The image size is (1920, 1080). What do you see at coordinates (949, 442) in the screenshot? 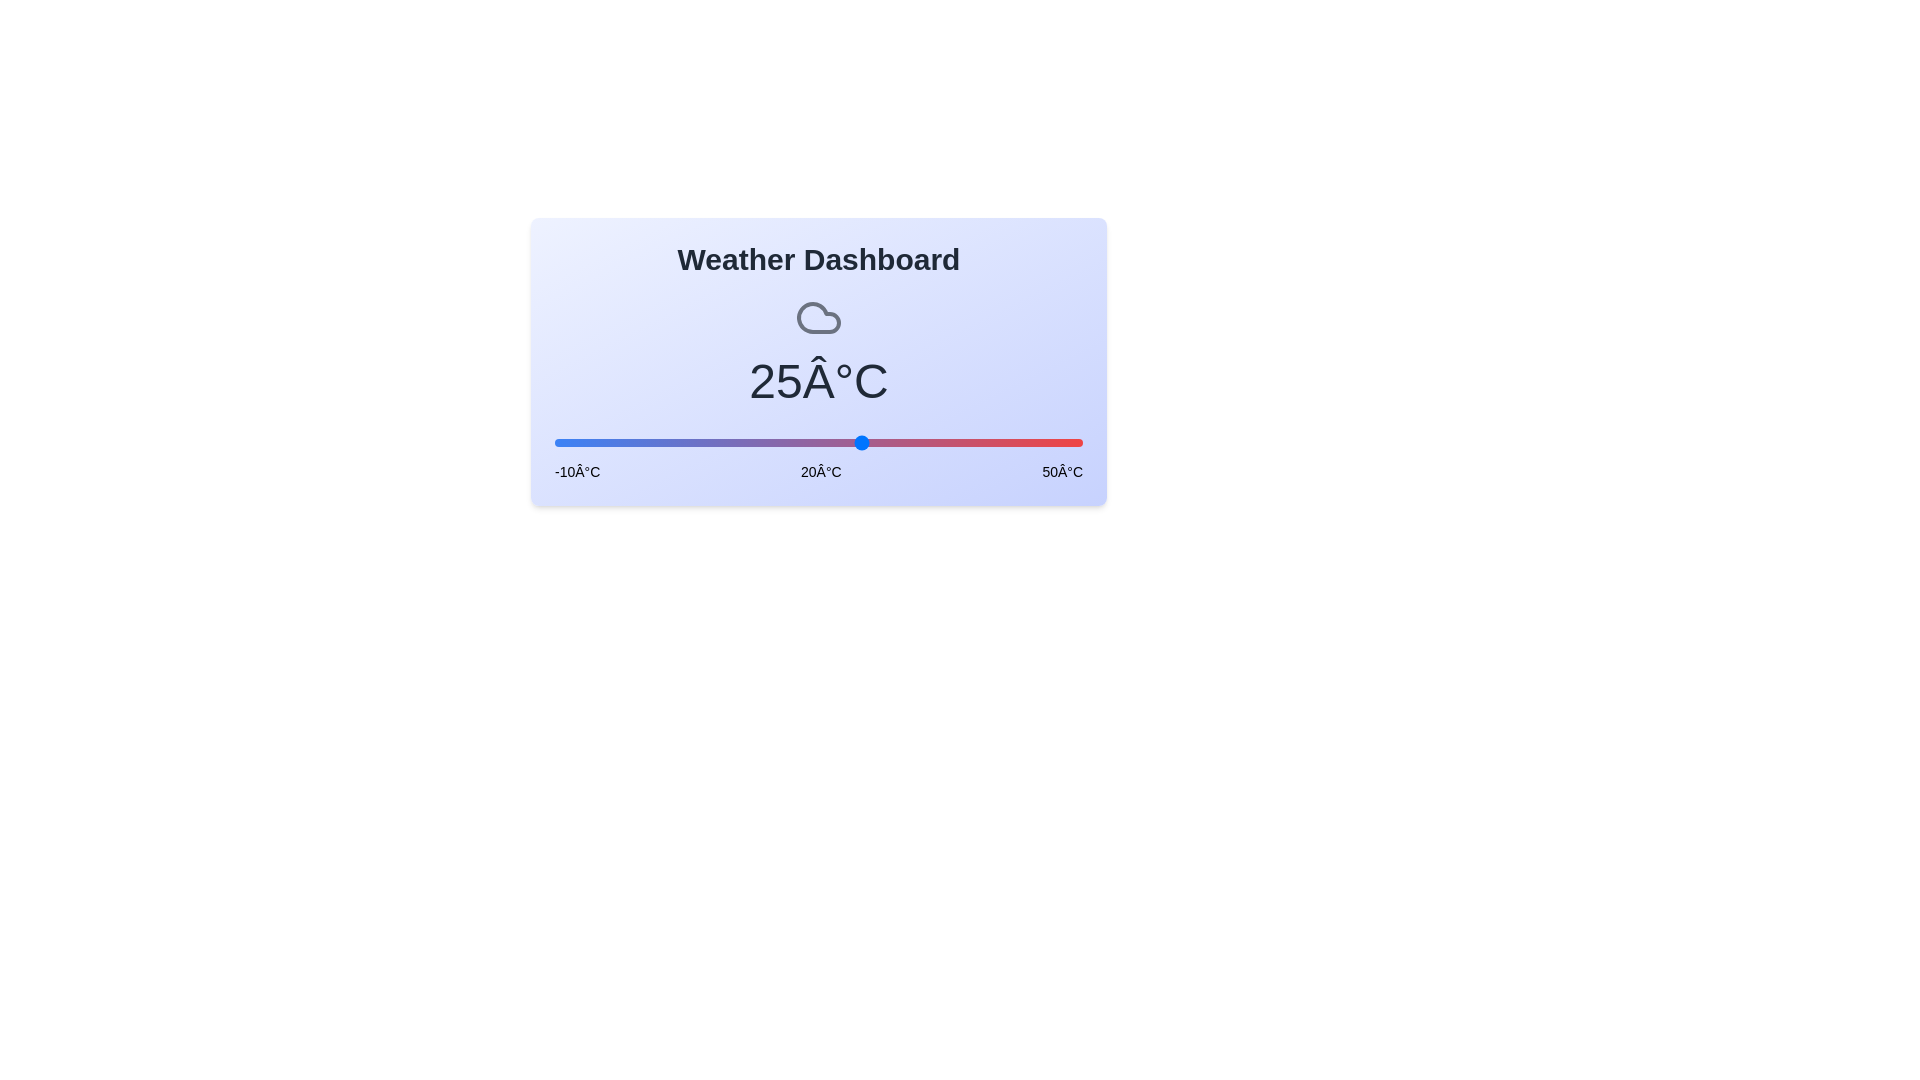
I see `the slider to a specific temperature value 35 within the range [-10, 50]` at bounding box center [949, 442].